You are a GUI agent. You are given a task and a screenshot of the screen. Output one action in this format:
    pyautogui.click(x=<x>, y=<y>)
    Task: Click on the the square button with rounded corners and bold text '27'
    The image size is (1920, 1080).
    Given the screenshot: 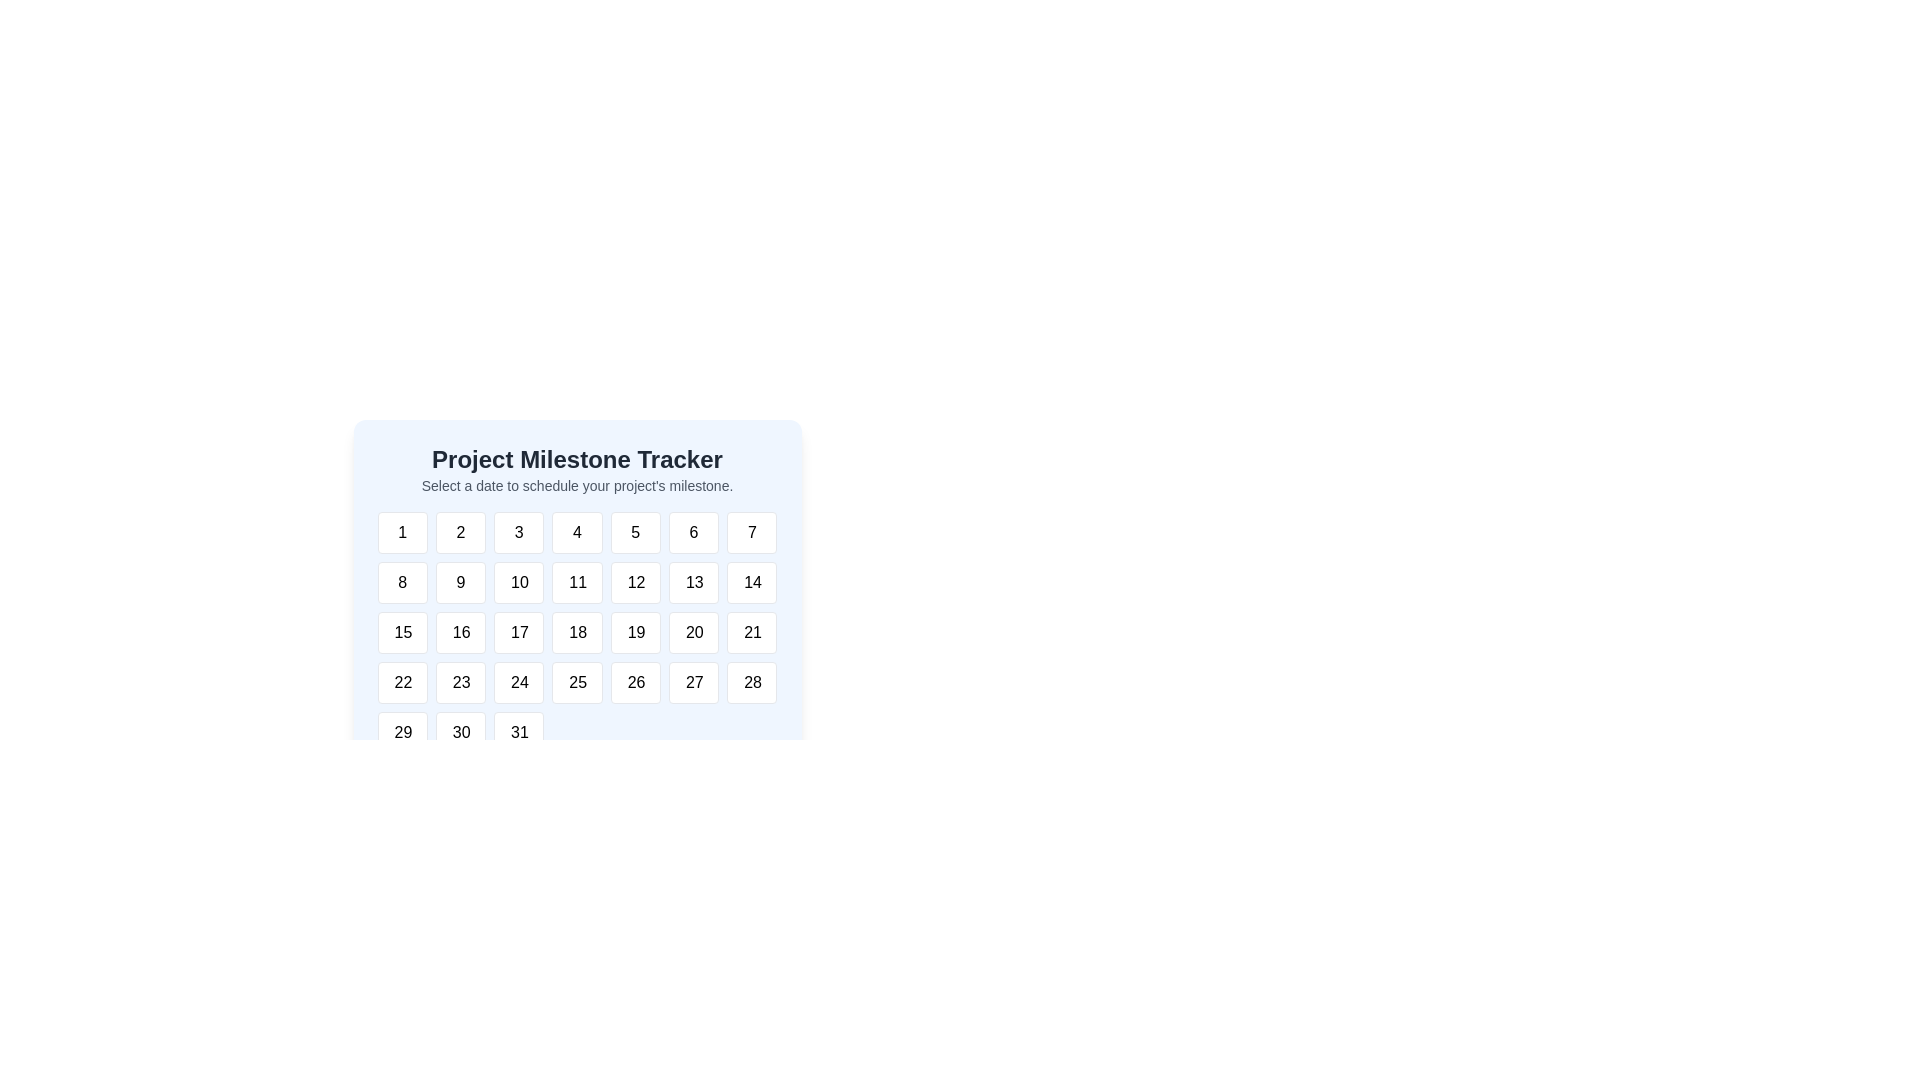 What is the action you would take?
    pyautogui.click(x=694, y=681)
    